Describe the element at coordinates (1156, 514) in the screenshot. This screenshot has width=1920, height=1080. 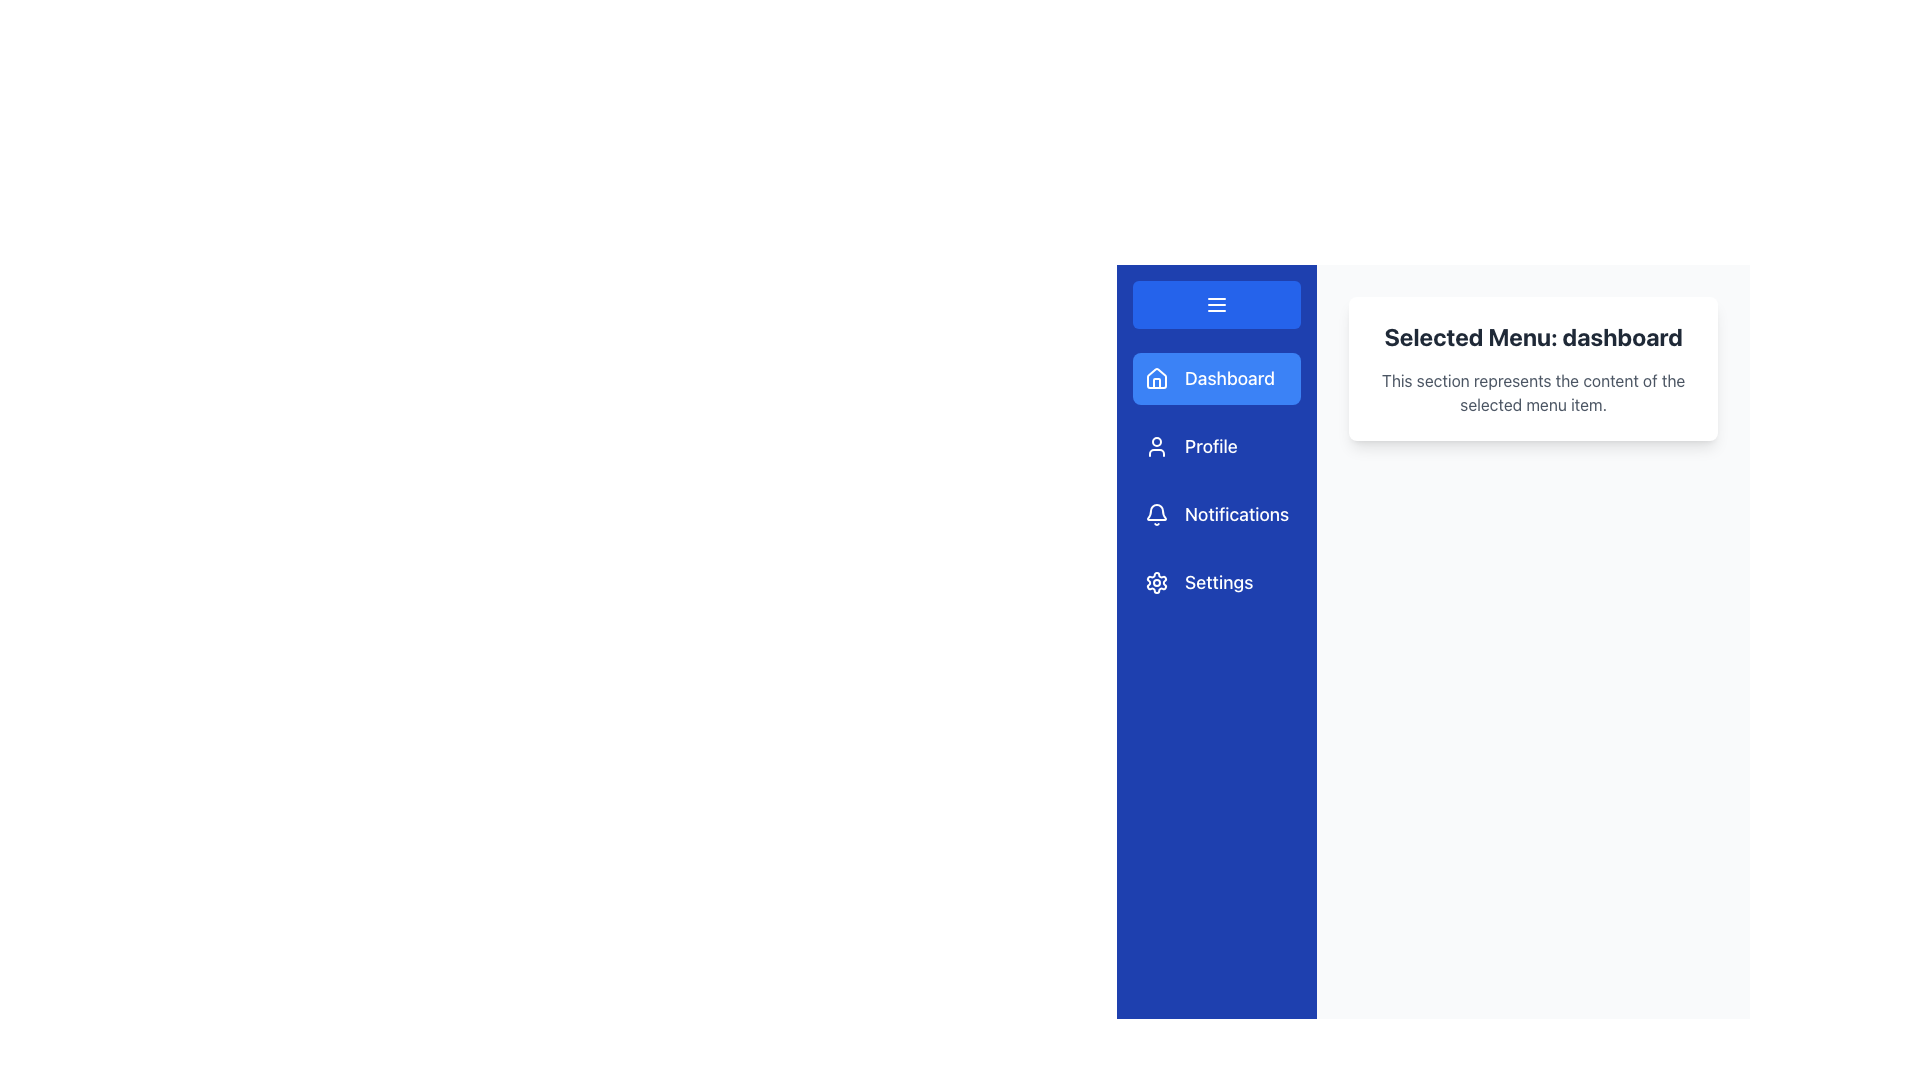
I see `the bell icon with a hollow center and rounded edges, located in the 'Notifications' section of the left-side vertical menu` at that location.